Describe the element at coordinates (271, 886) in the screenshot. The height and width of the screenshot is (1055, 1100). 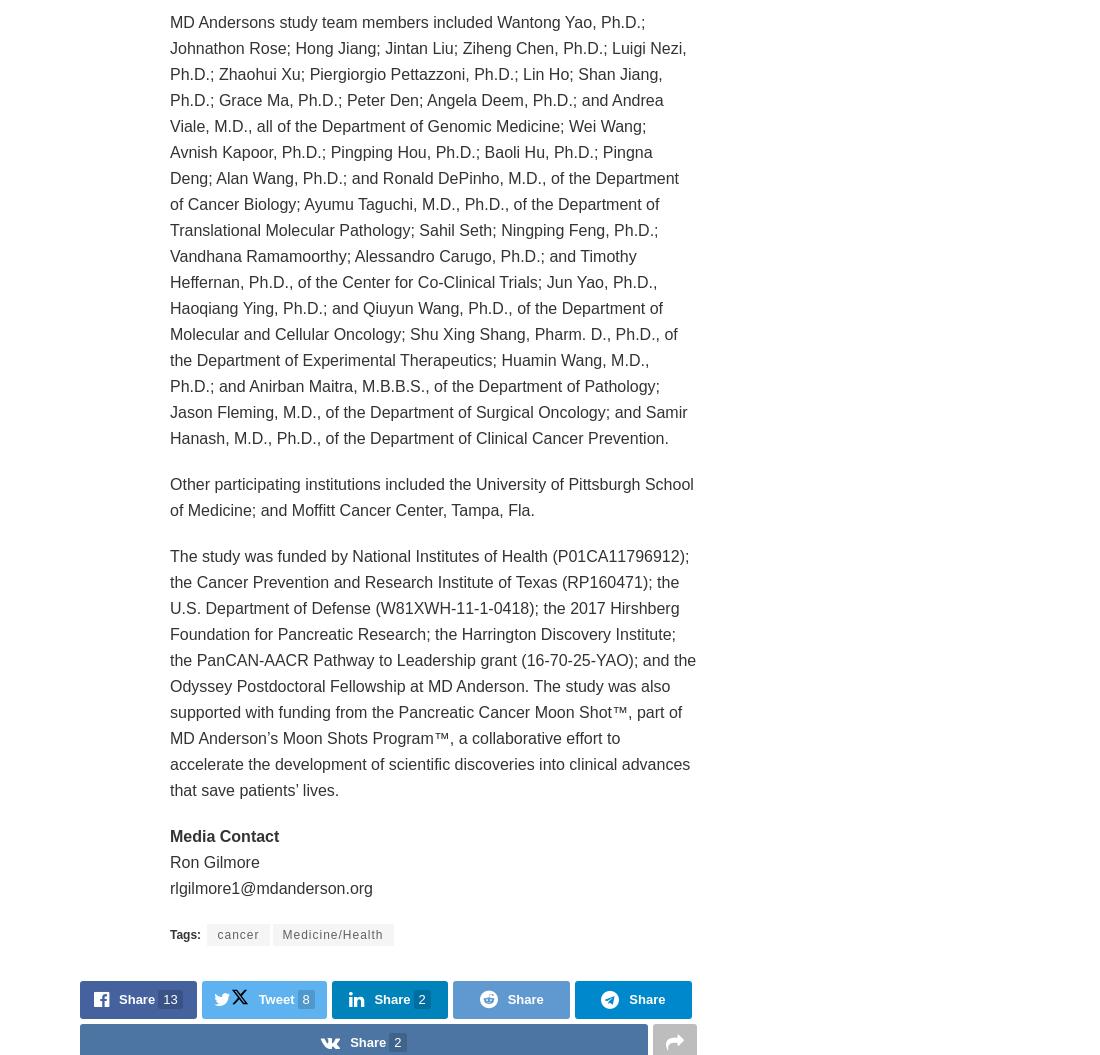
I see `'rlgilmore1@mdanderson.org'` at that location.